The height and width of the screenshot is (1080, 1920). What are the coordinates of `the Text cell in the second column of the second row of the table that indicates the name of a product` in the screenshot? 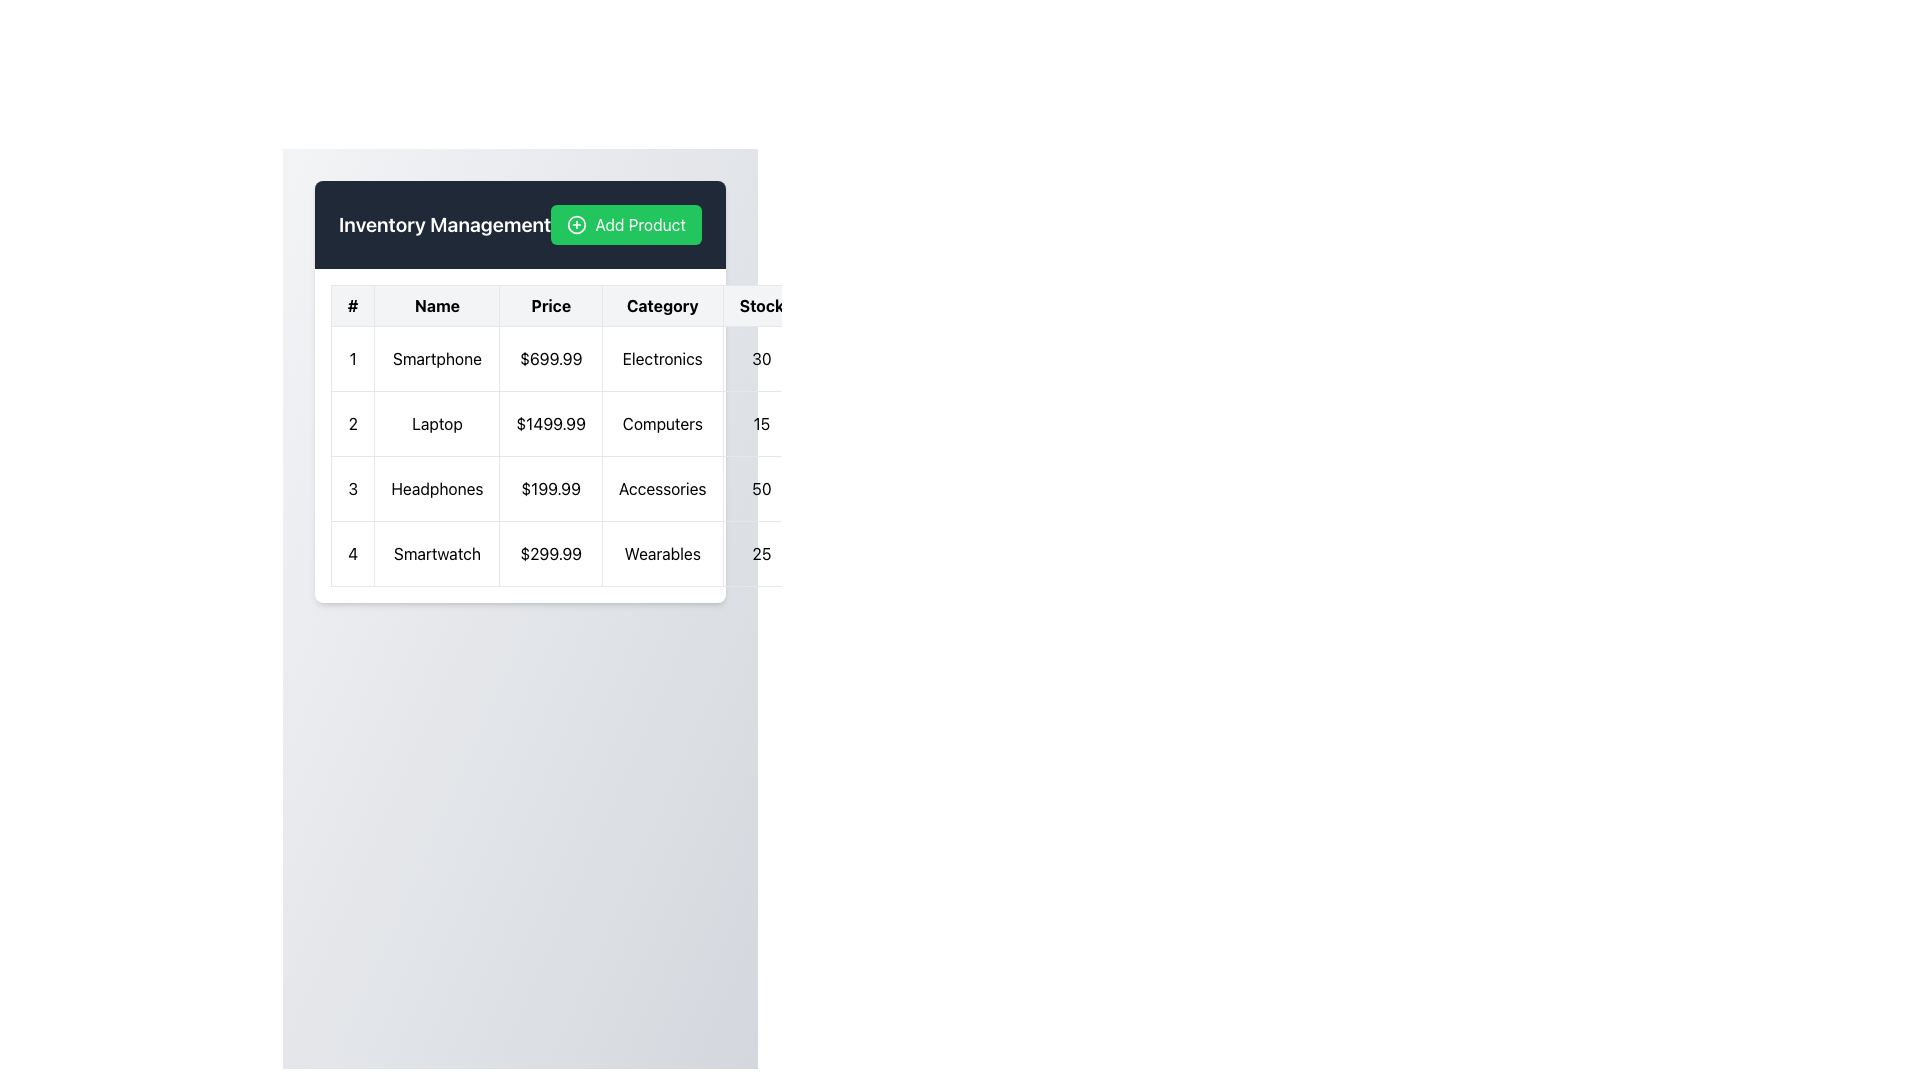 It's located at (436, 423).